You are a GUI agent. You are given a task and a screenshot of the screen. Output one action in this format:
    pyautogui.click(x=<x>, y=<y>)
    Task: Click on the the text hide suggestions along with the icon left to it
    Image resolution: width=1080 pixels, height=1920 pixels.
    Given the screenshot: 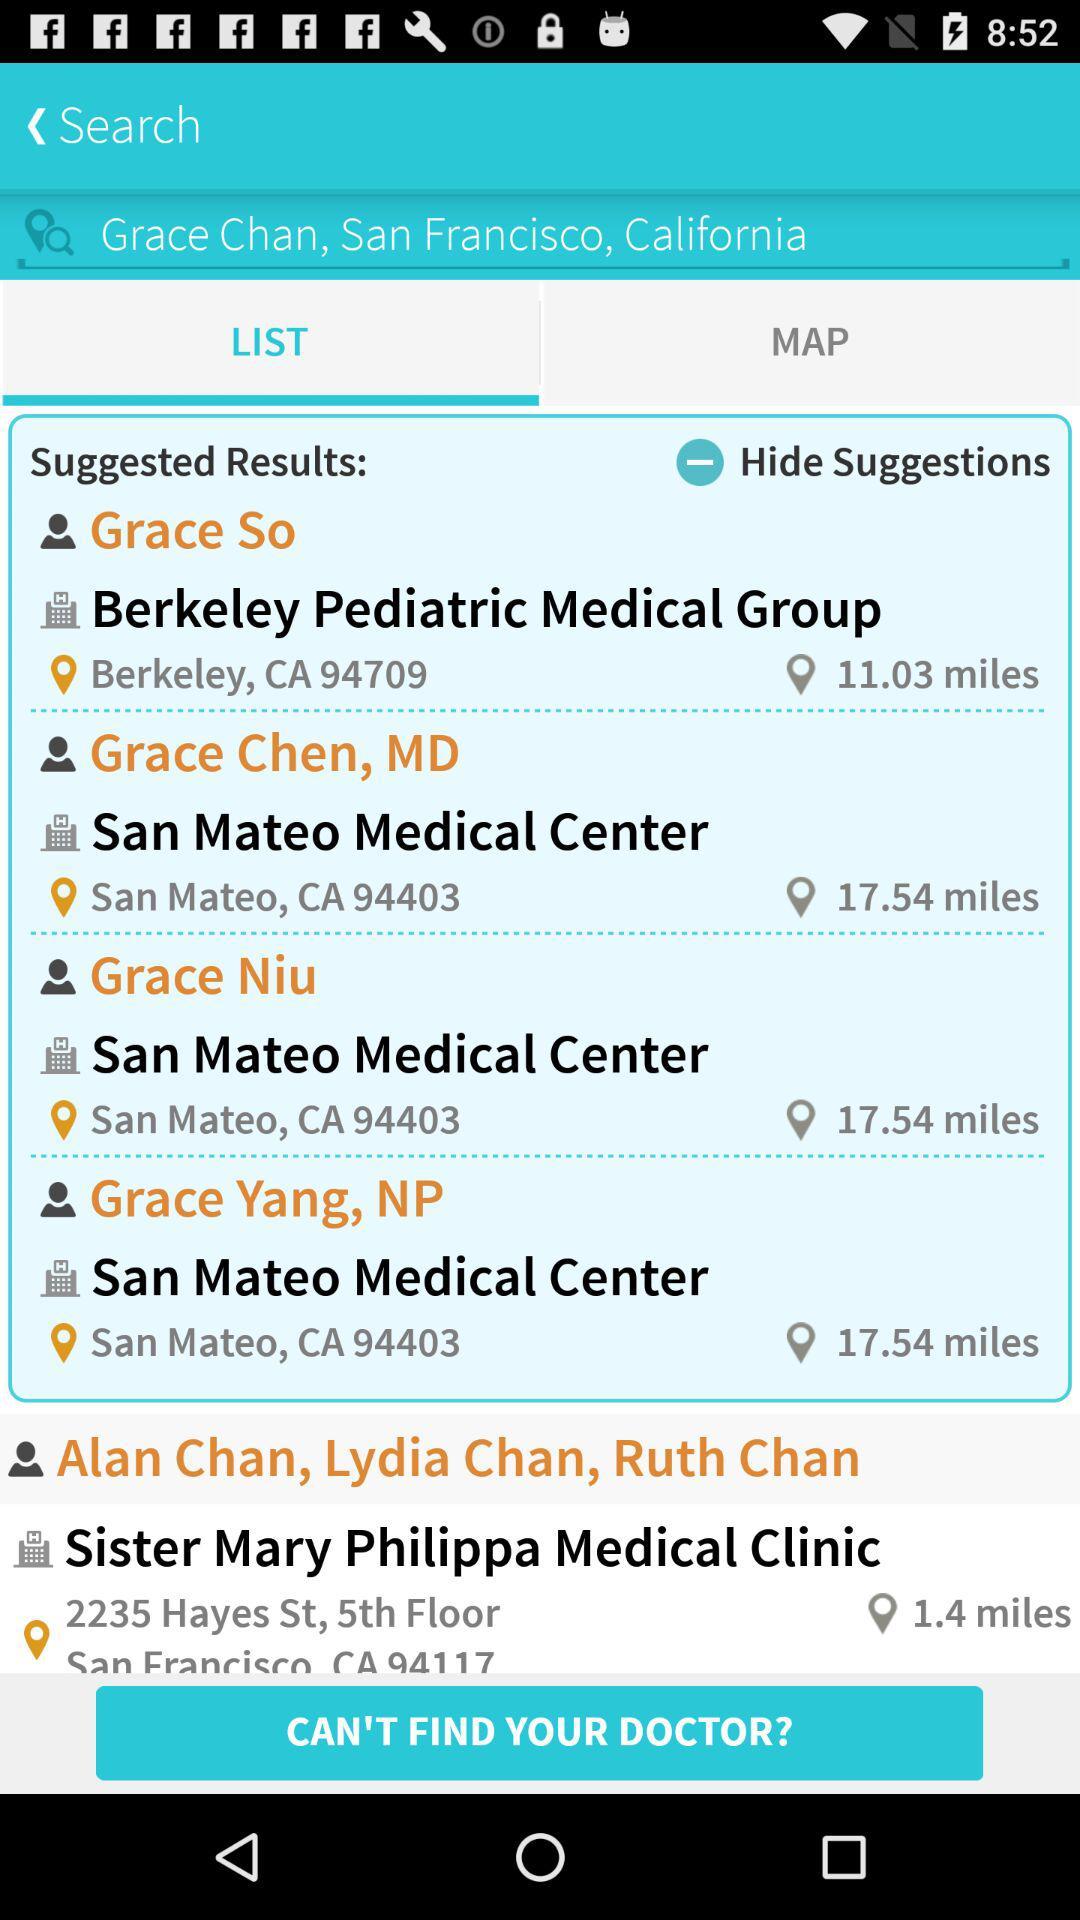 What is the action you would take?
    pyautogui.click(x=863, y=461)
    